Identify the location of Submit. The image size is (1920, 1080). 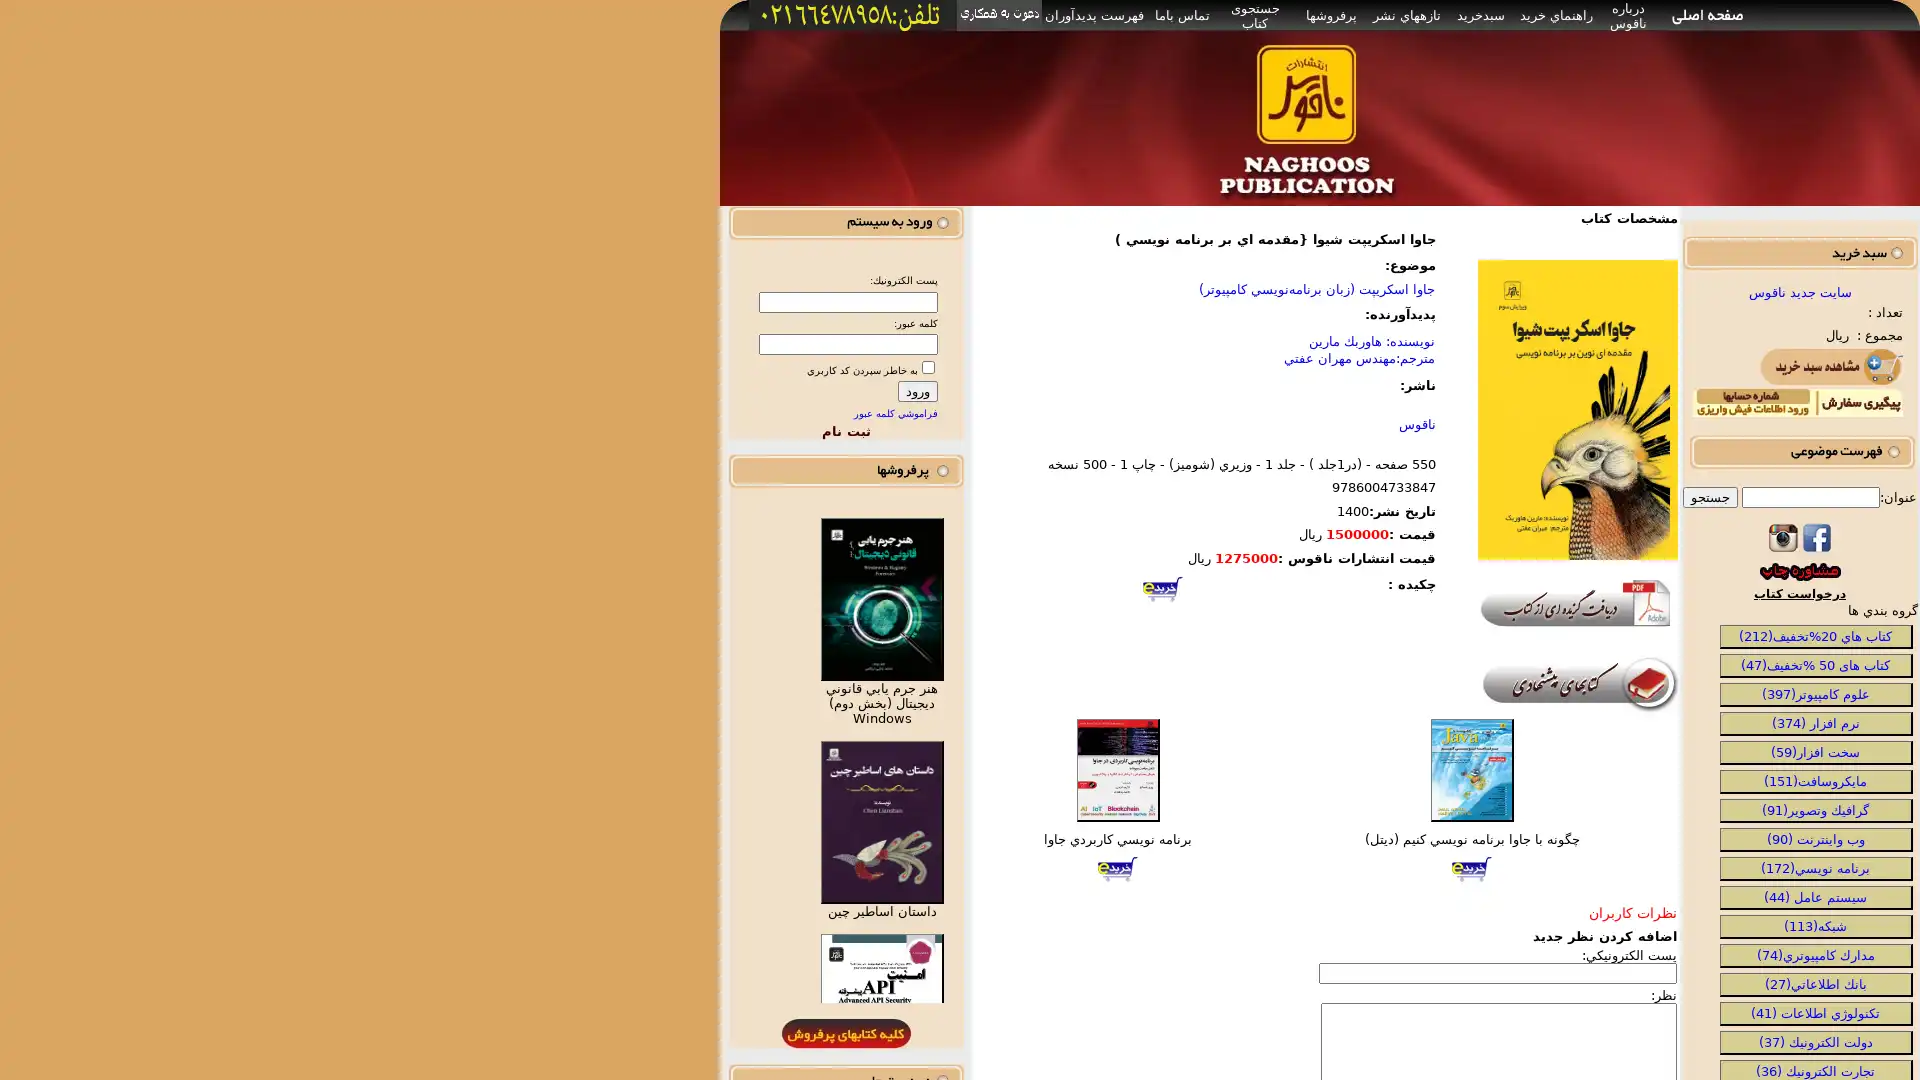
(1830, 366).